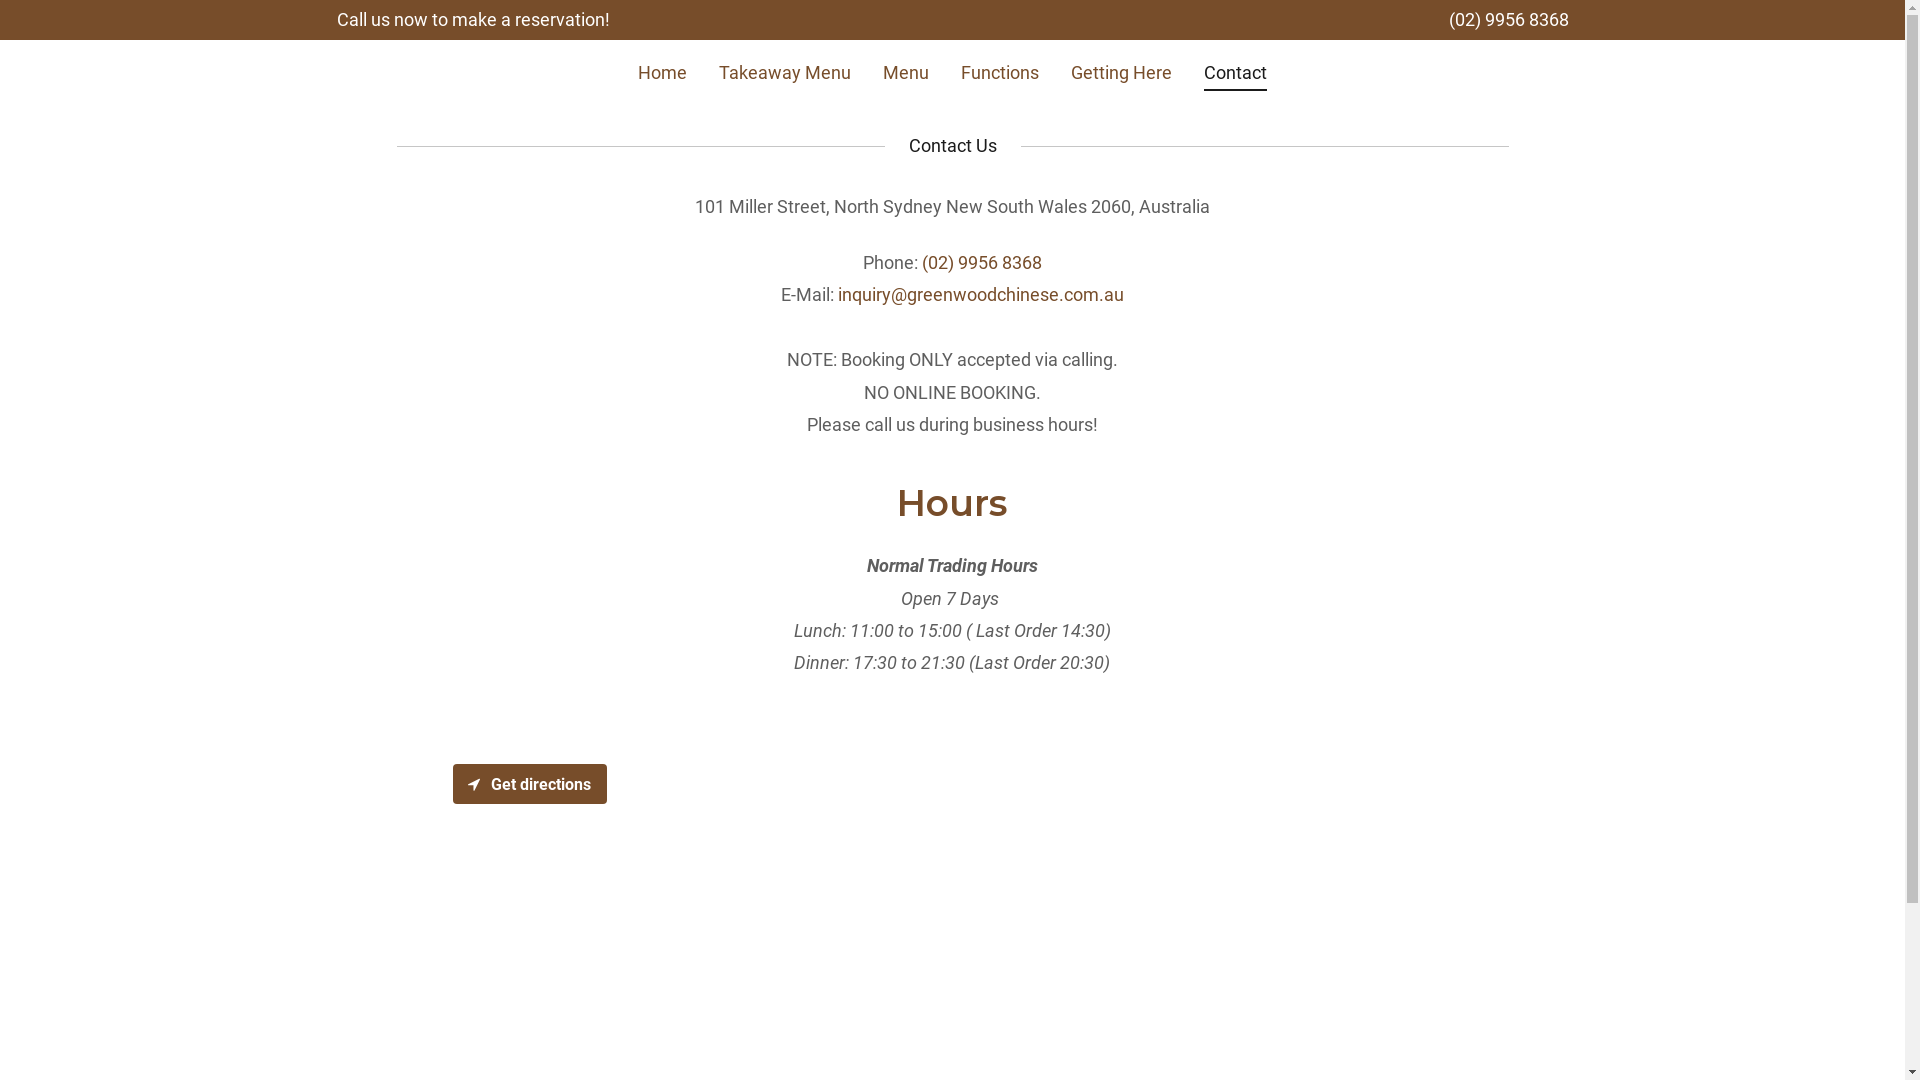  What do you see at coordinates (450, 782) in the screenshot?
I see `'Get directions'` at bounding box center [450, 782].